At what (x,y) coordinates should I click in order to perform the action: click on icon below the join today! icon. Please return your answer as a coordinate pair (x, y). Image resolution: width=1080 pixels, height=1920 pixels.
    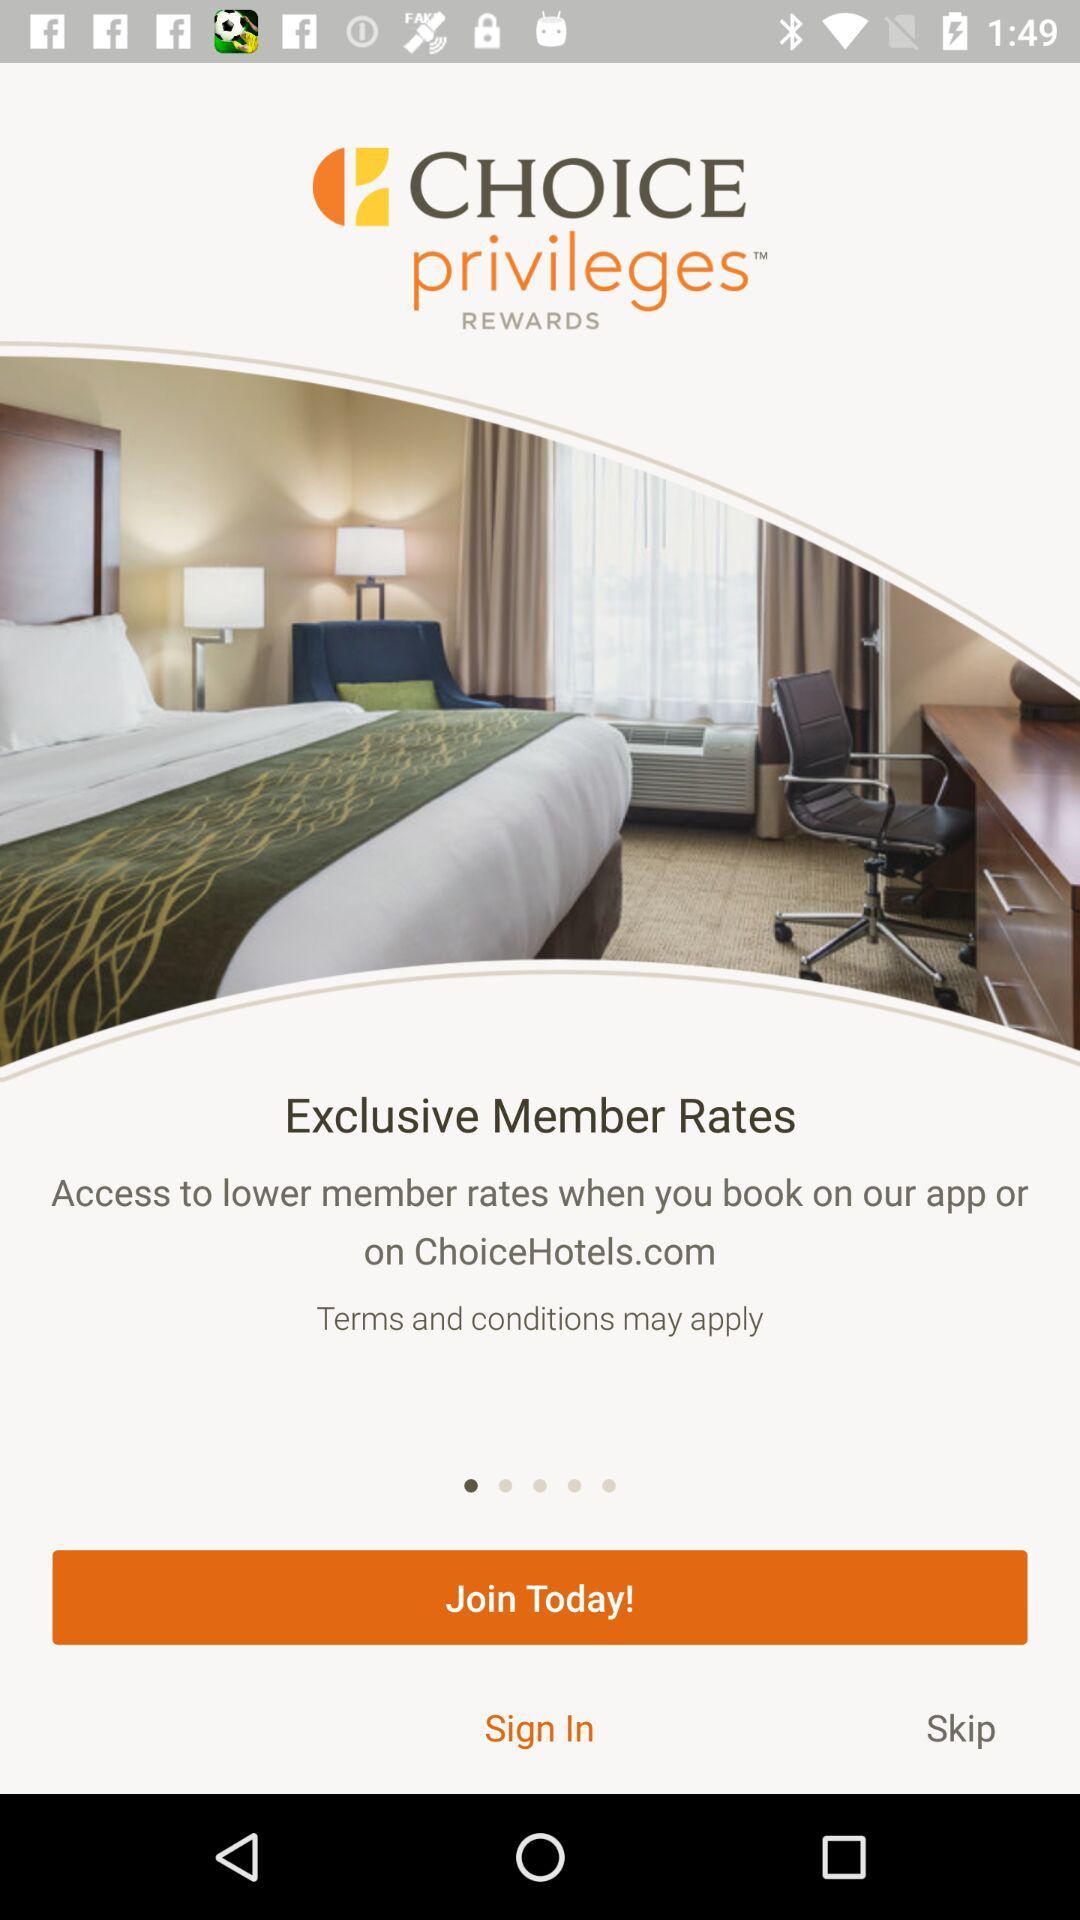
    Looking at the image, I should click on (538, 1726).